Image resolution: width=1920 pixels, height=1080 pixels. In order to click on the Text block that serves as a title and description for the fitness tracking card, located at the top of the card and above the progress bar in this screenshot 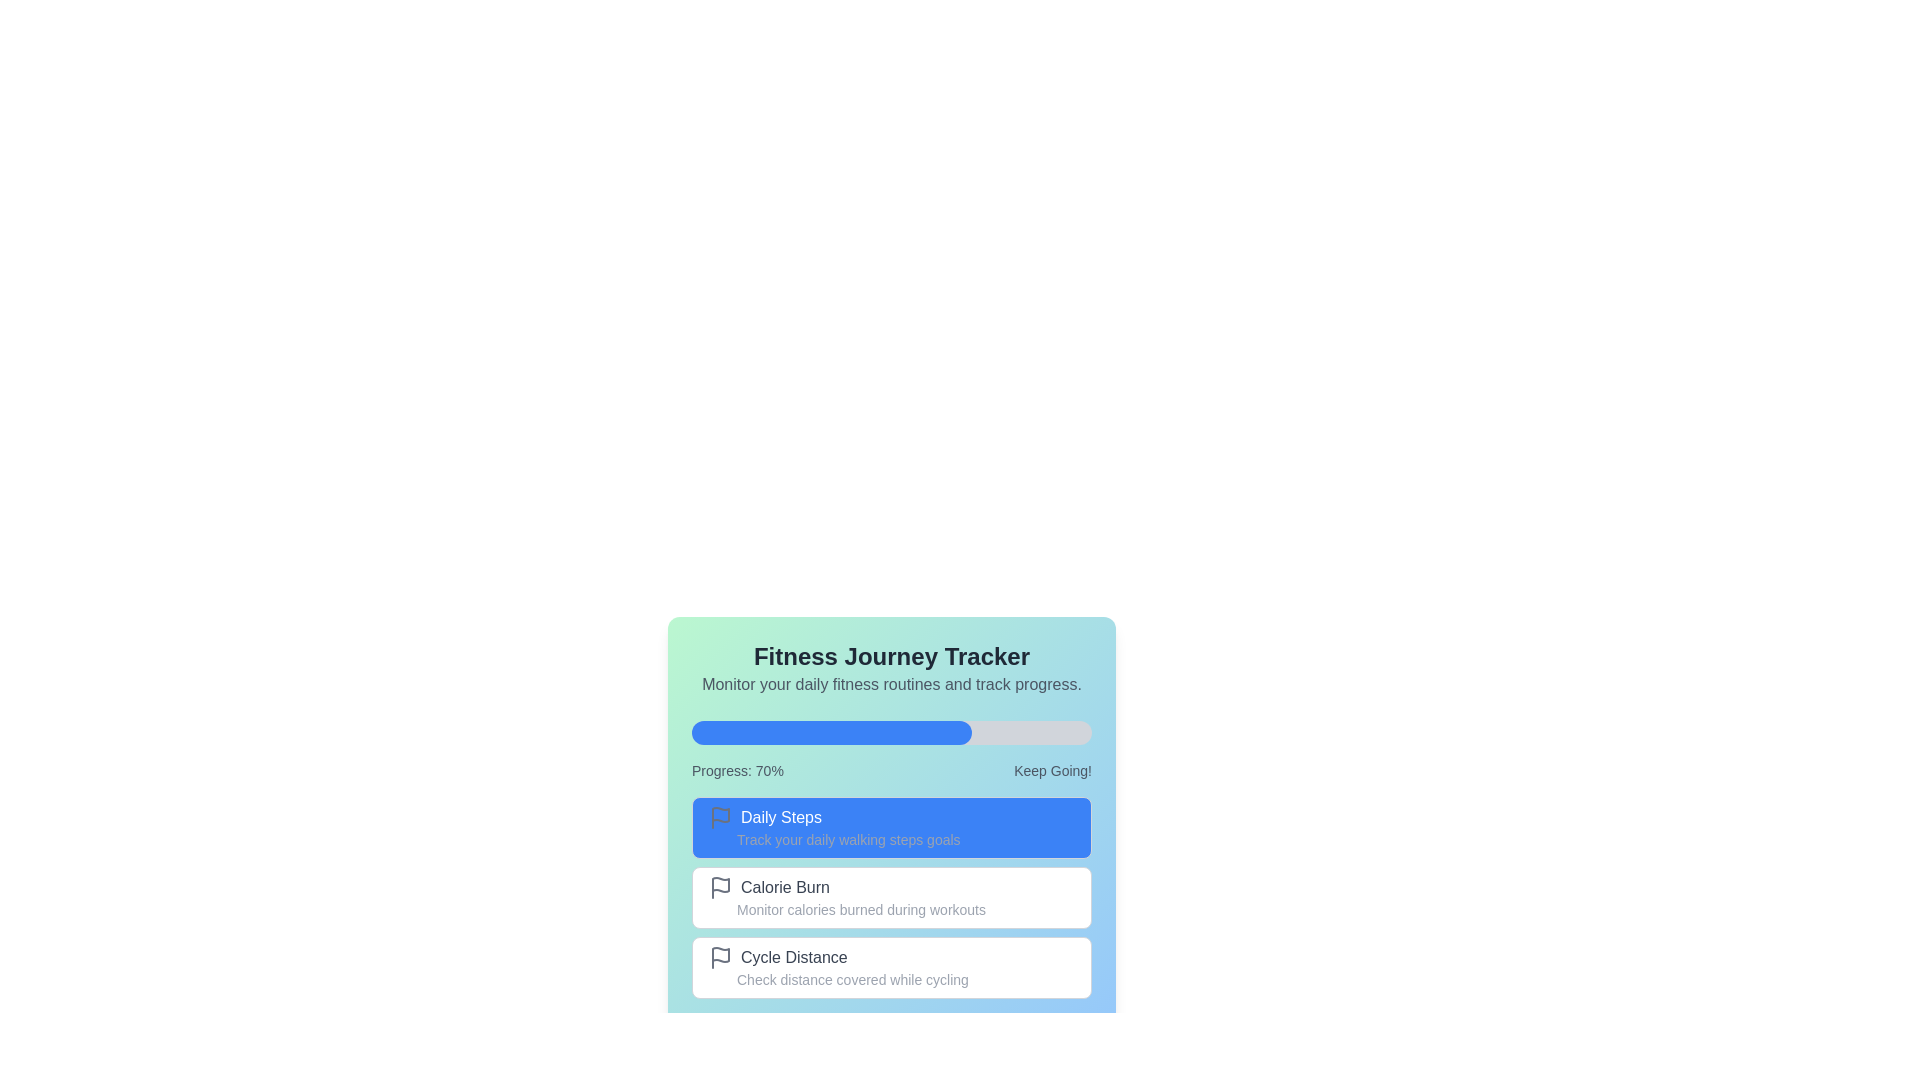, I will do `click(891, 668)`.